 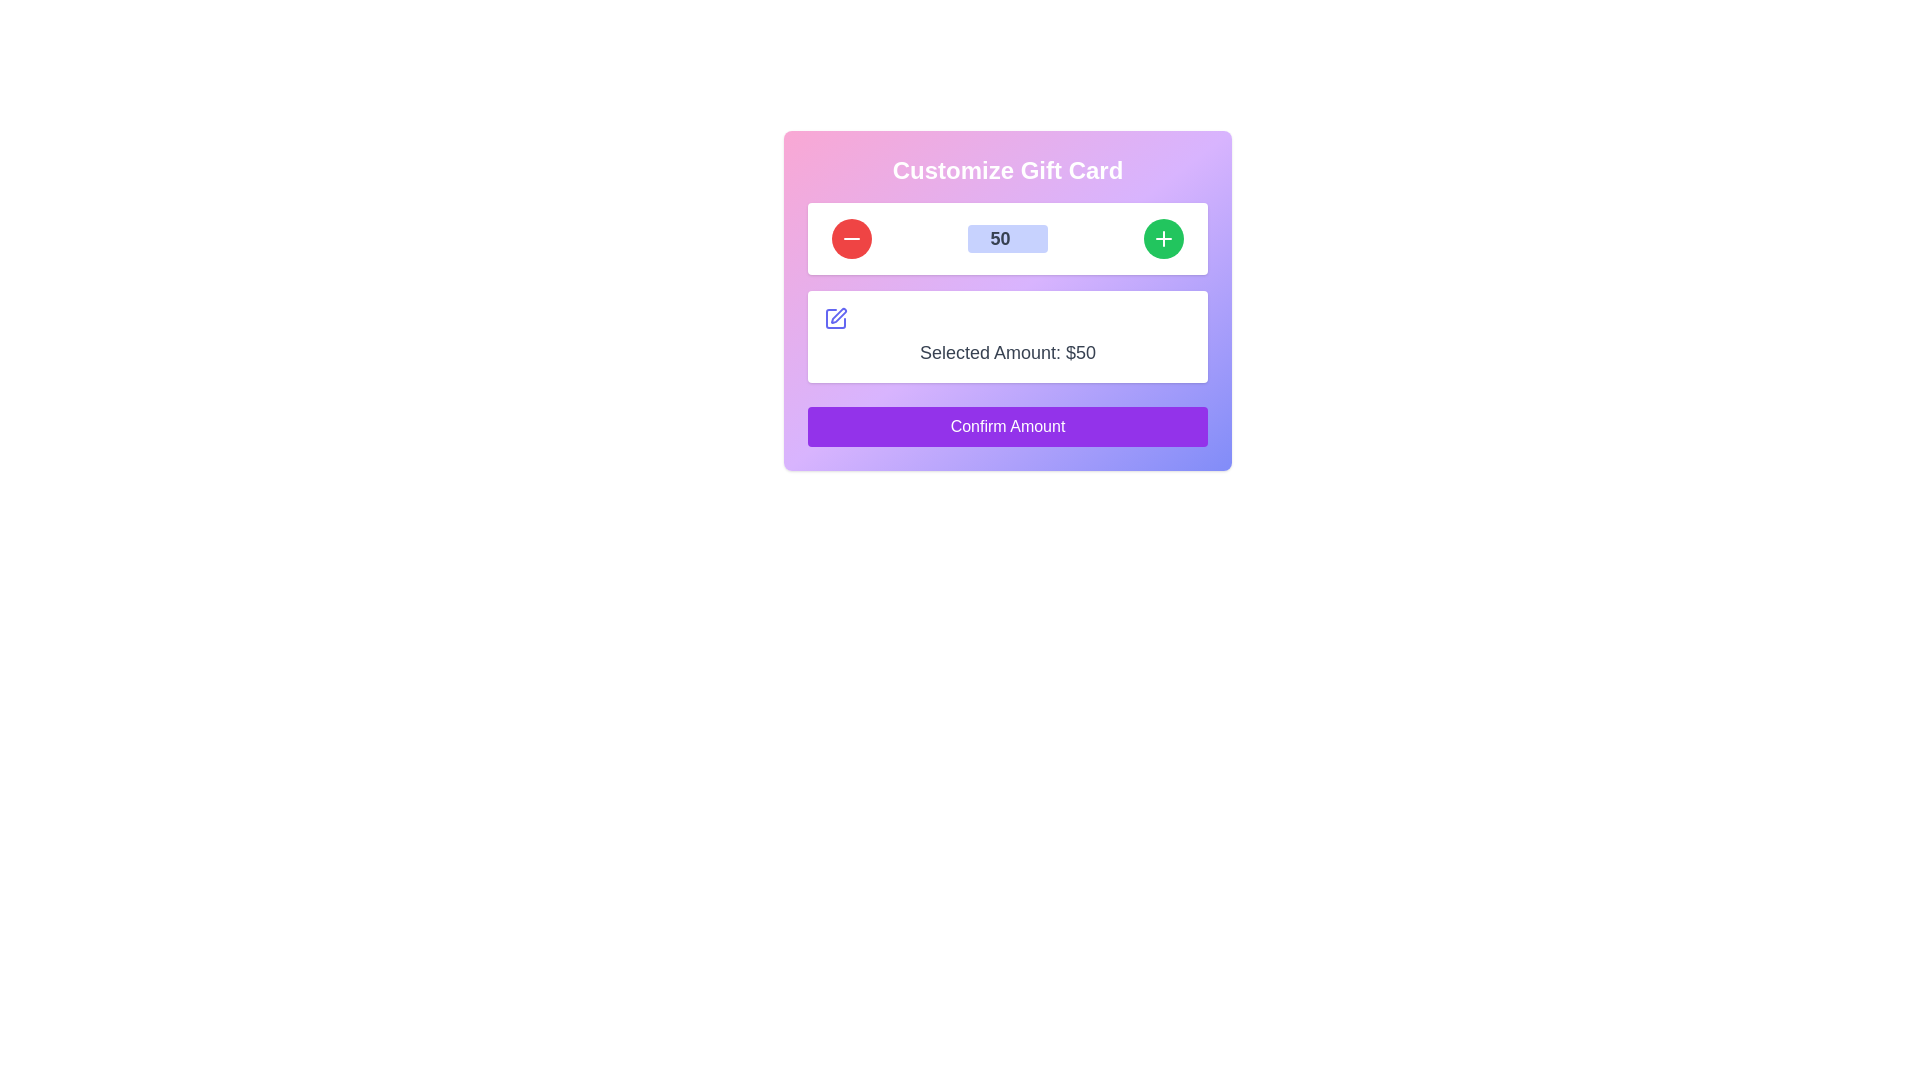 I want to click on the indigo square-shaped icon with a pen outline, located above the text 'Selected Amount: $50', so click(x=835, y=318).